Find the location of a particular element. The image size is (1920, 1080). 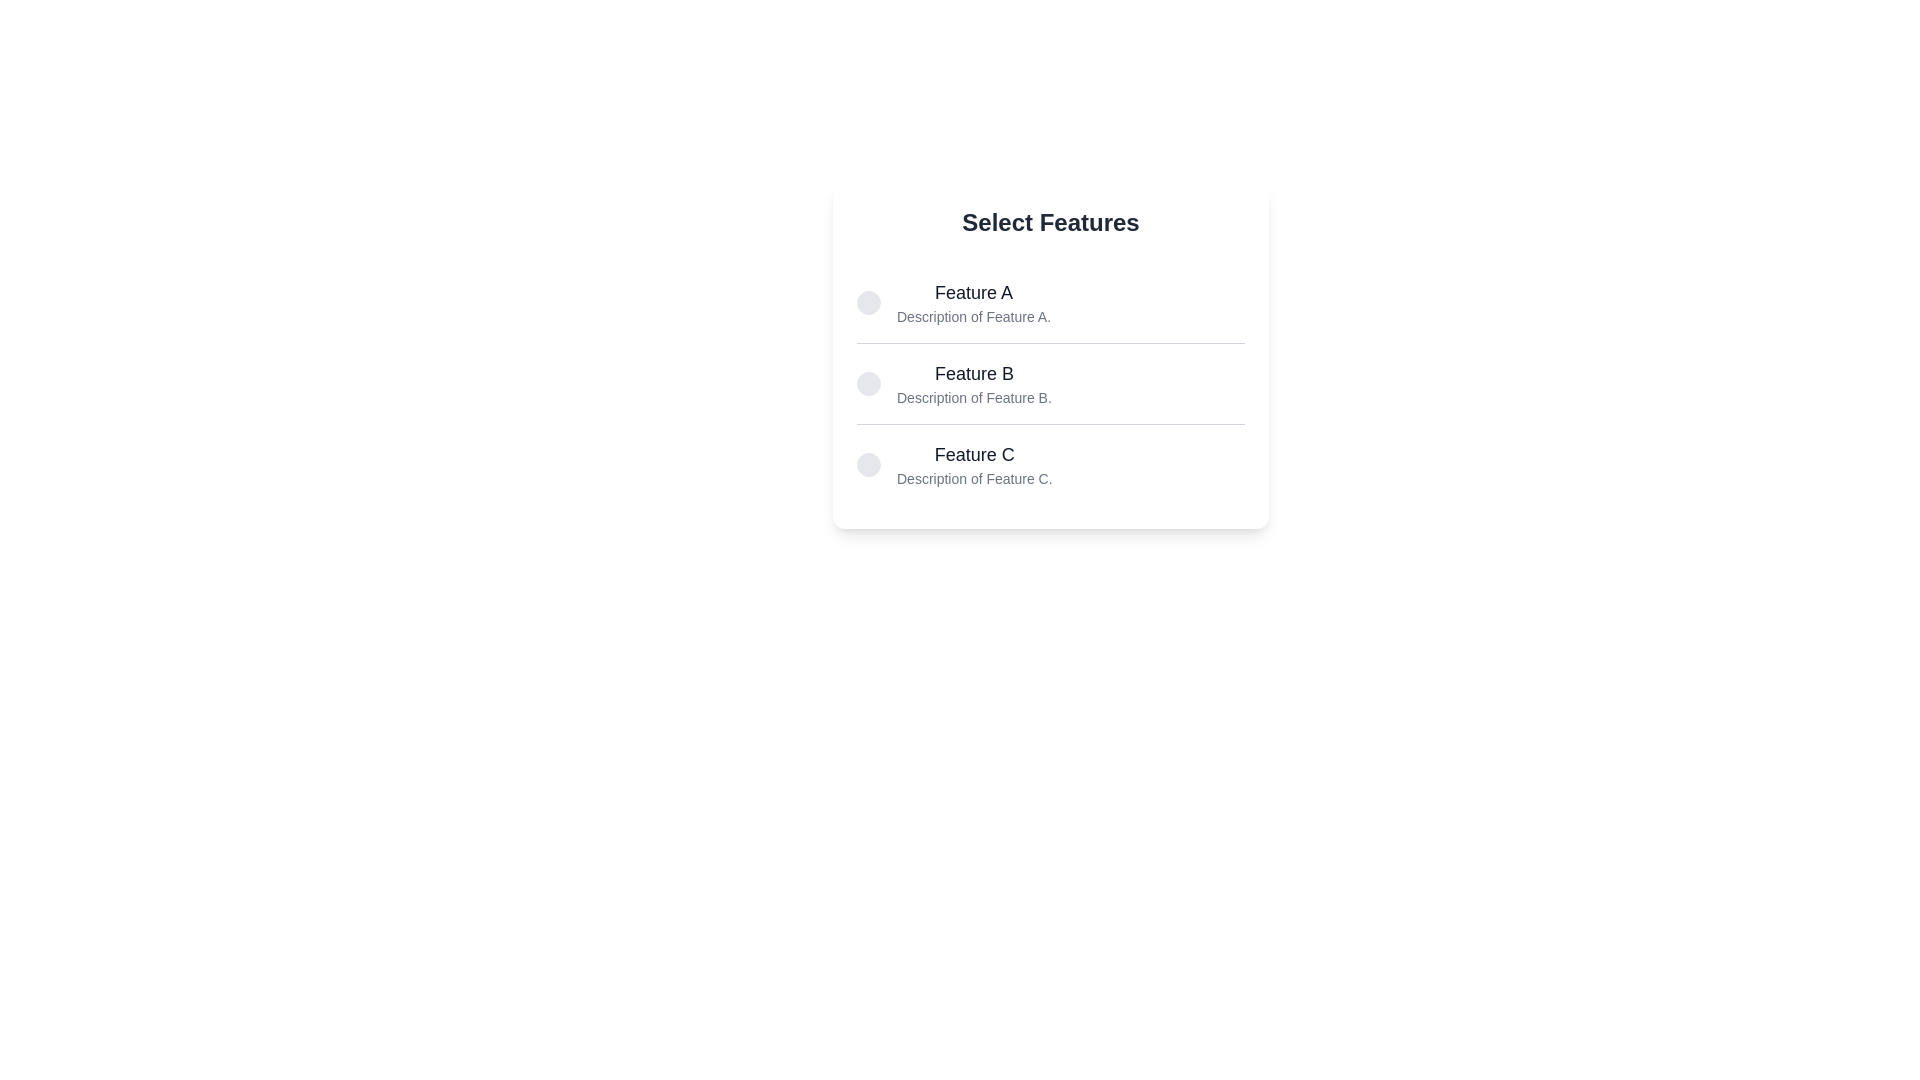

the first selectable option in the list labeled 'Feature A' is located at coordinates (1050, 303).